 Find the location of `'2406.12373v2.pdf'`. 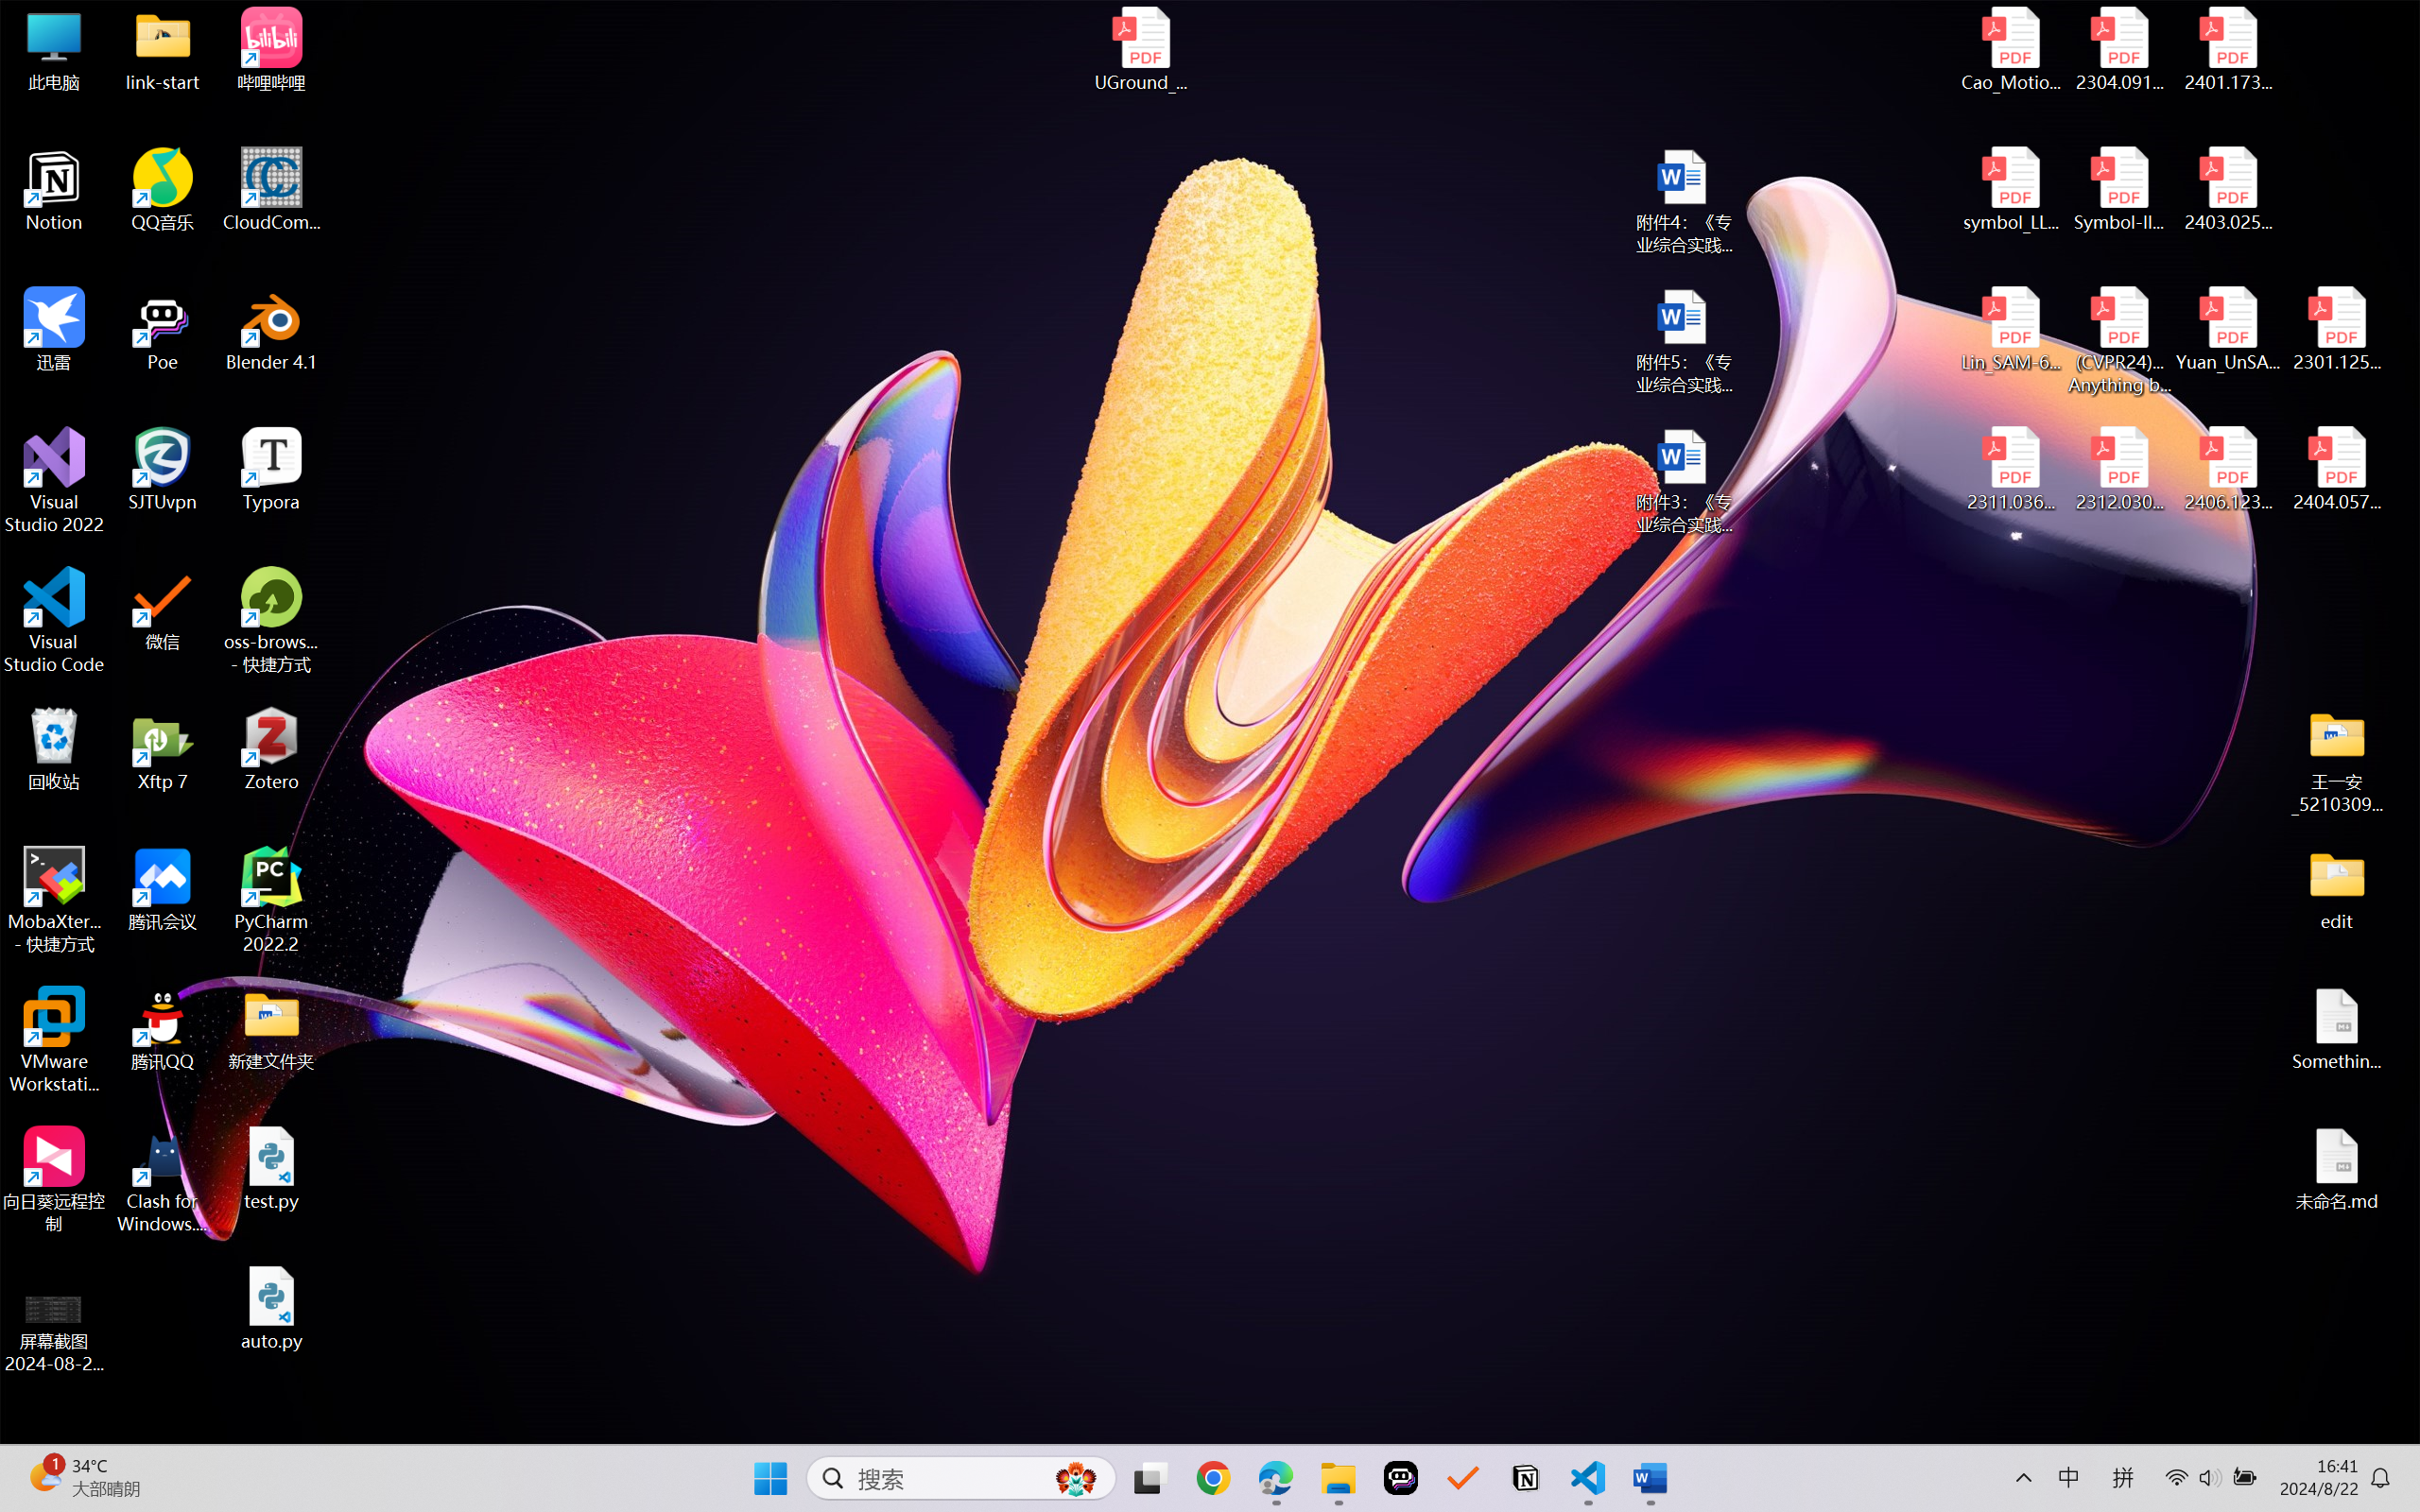

'2406.12373v2.pdf' is located at coordinates (2226, 469).